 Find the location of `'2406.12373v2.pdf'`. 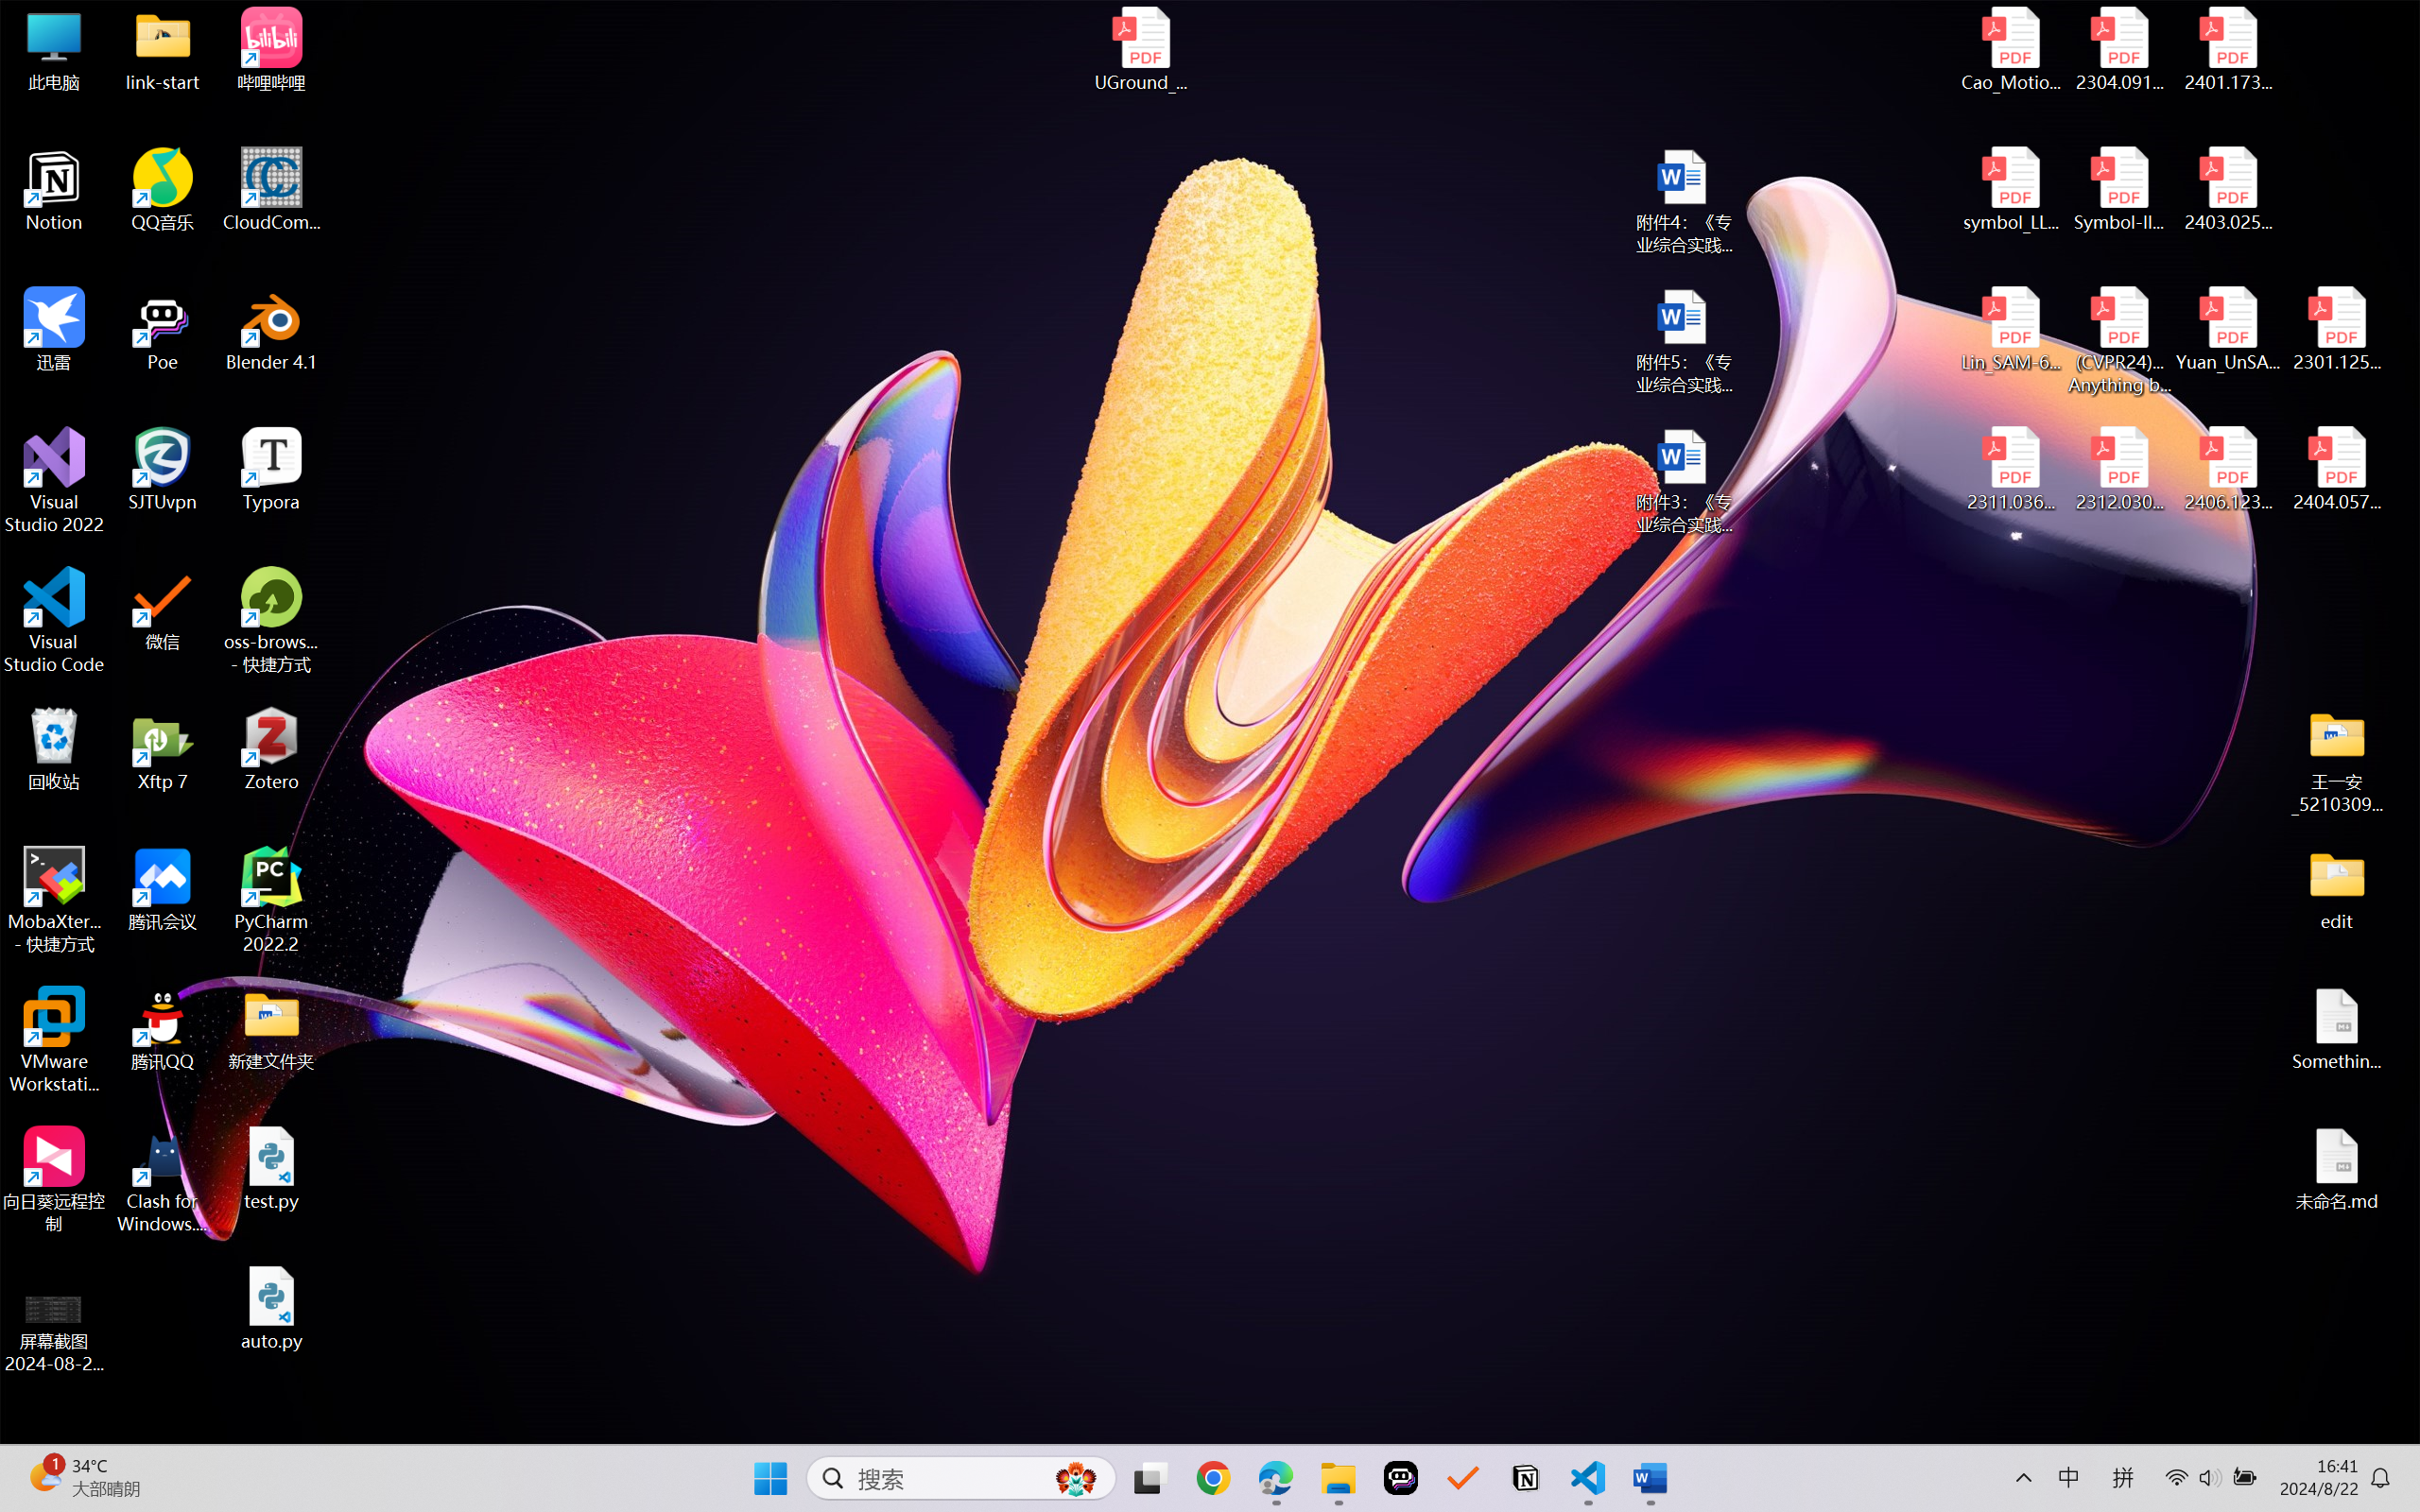

'2406.12373v2.pdf' is located at coordinates (2226, 469).